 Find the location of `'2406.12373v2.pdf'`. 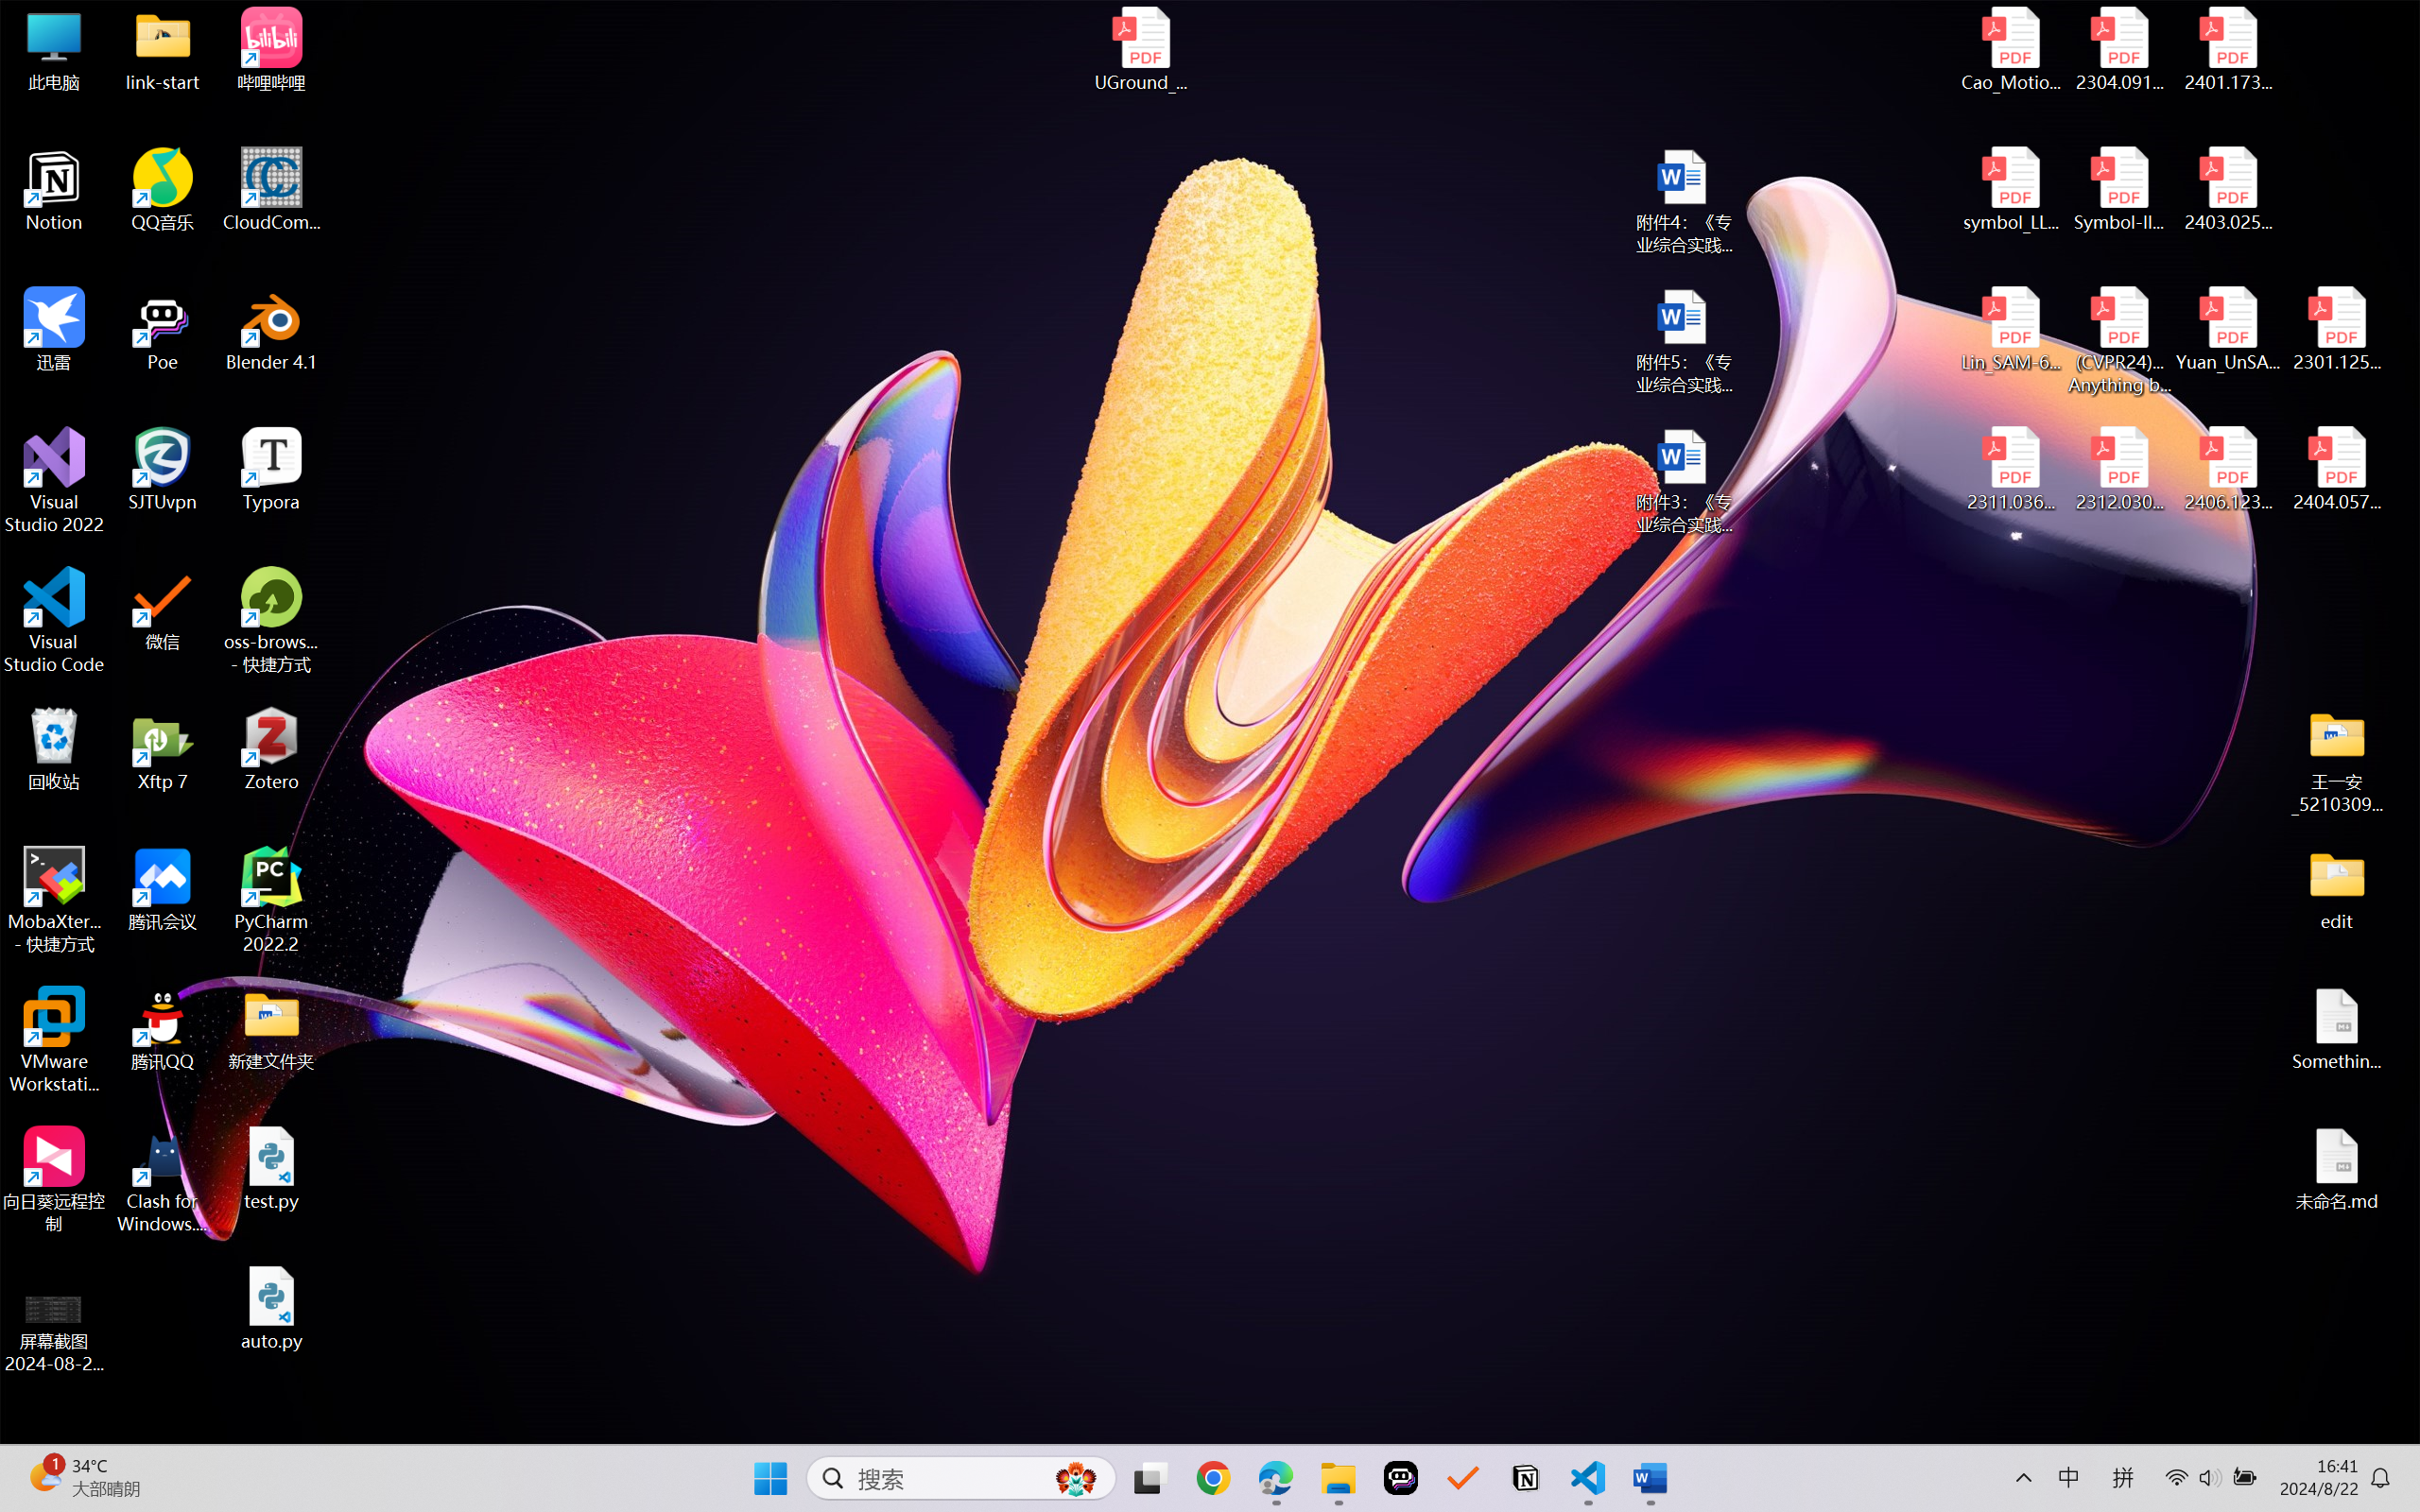

'2406.12373v2.pdf' is located at coordinates (2226, 469).